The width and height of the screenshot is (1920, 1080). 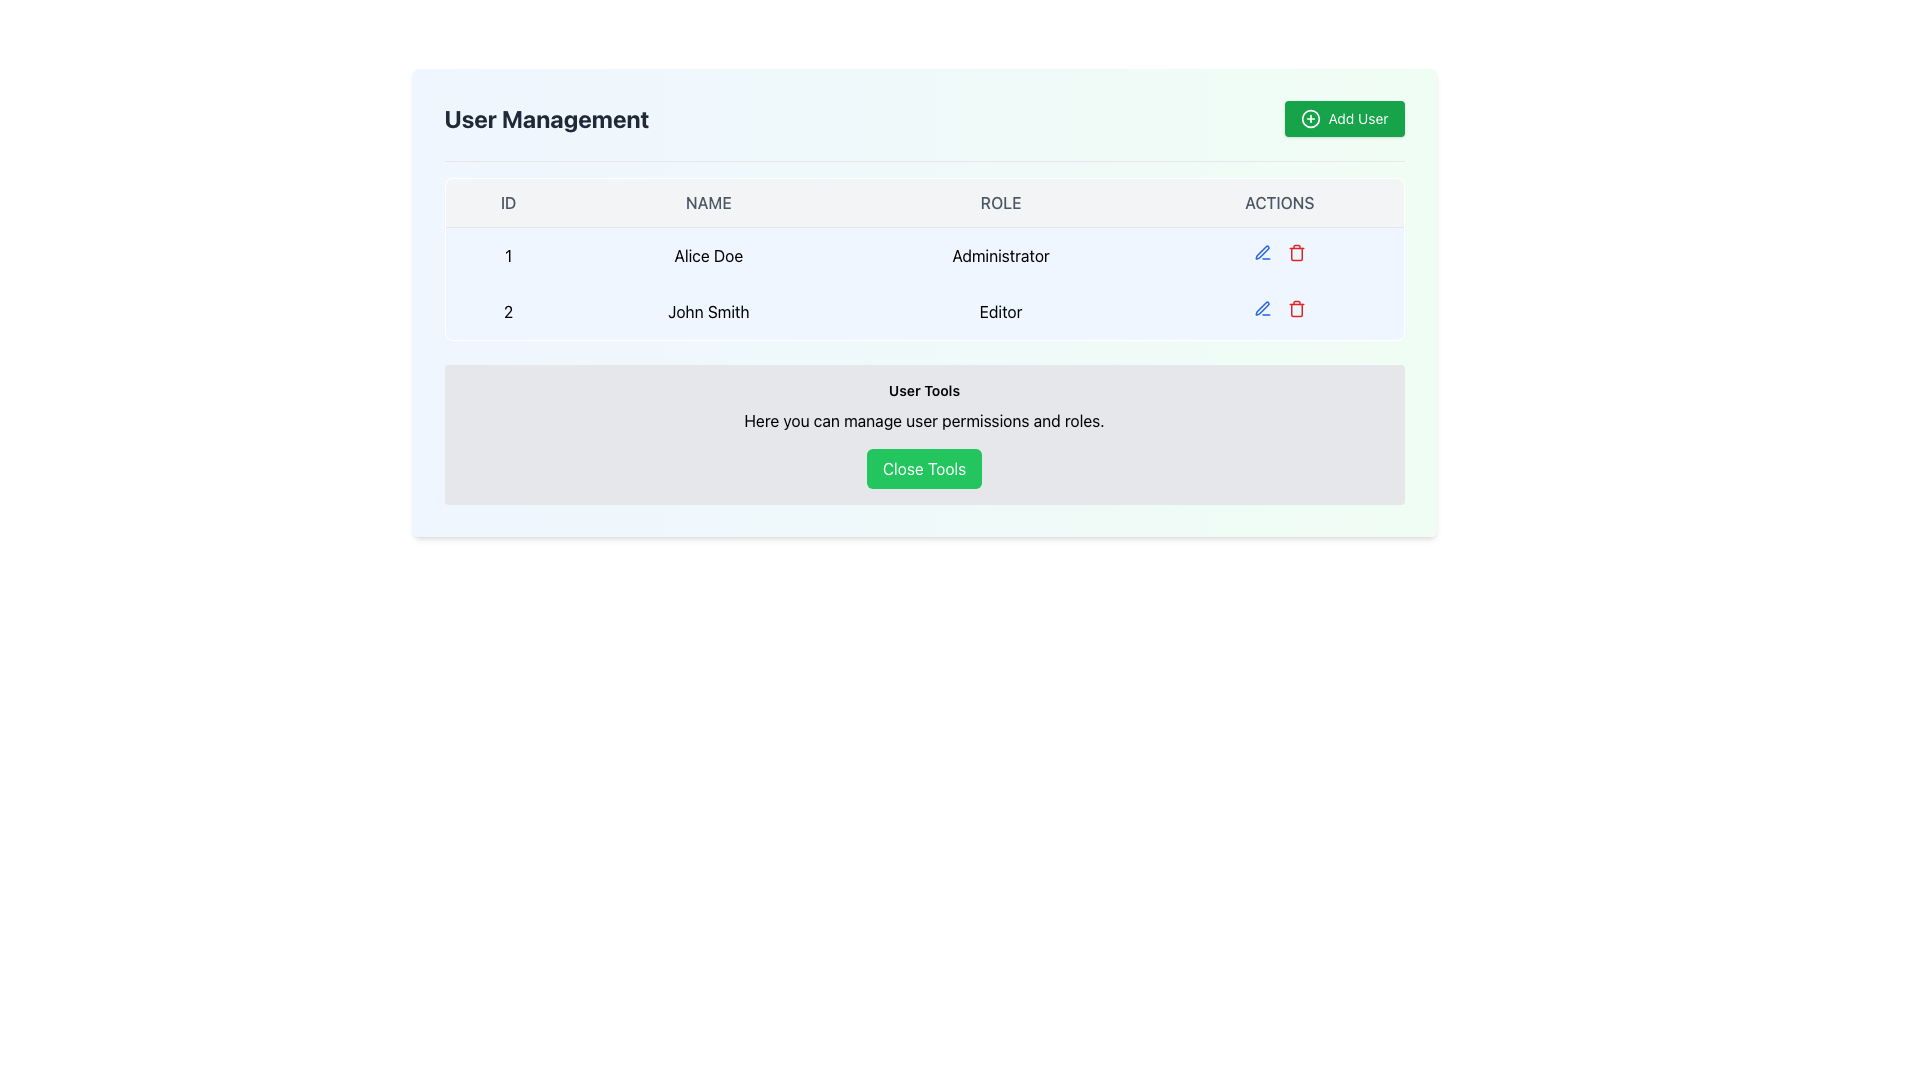 What do you see at coordinates (923, 419) in the screenshot?
I see `the informational text that reads 'Here you can manage user permissions and roles.', which is centered within a light gray background in the lower half of the application interface` at bounding box center [923, 419].